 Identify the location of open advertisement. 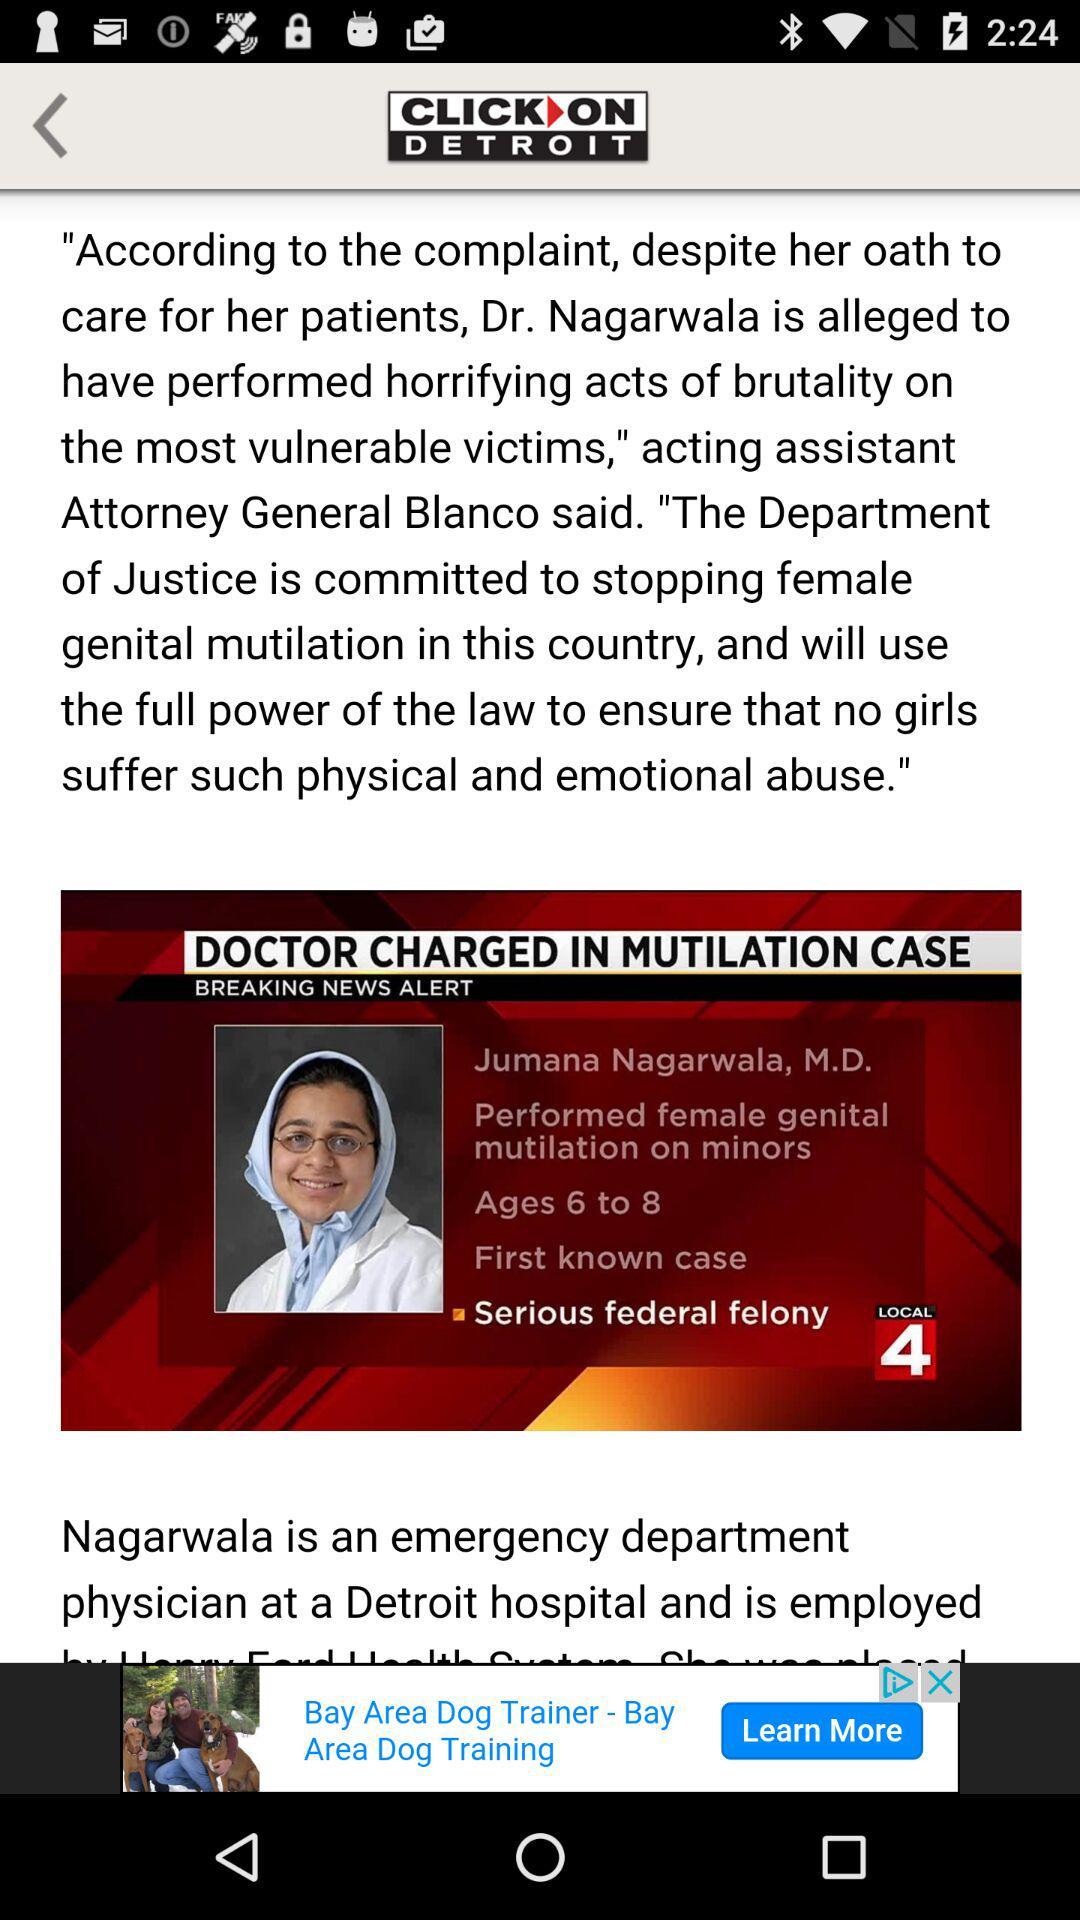
(540, 1727).